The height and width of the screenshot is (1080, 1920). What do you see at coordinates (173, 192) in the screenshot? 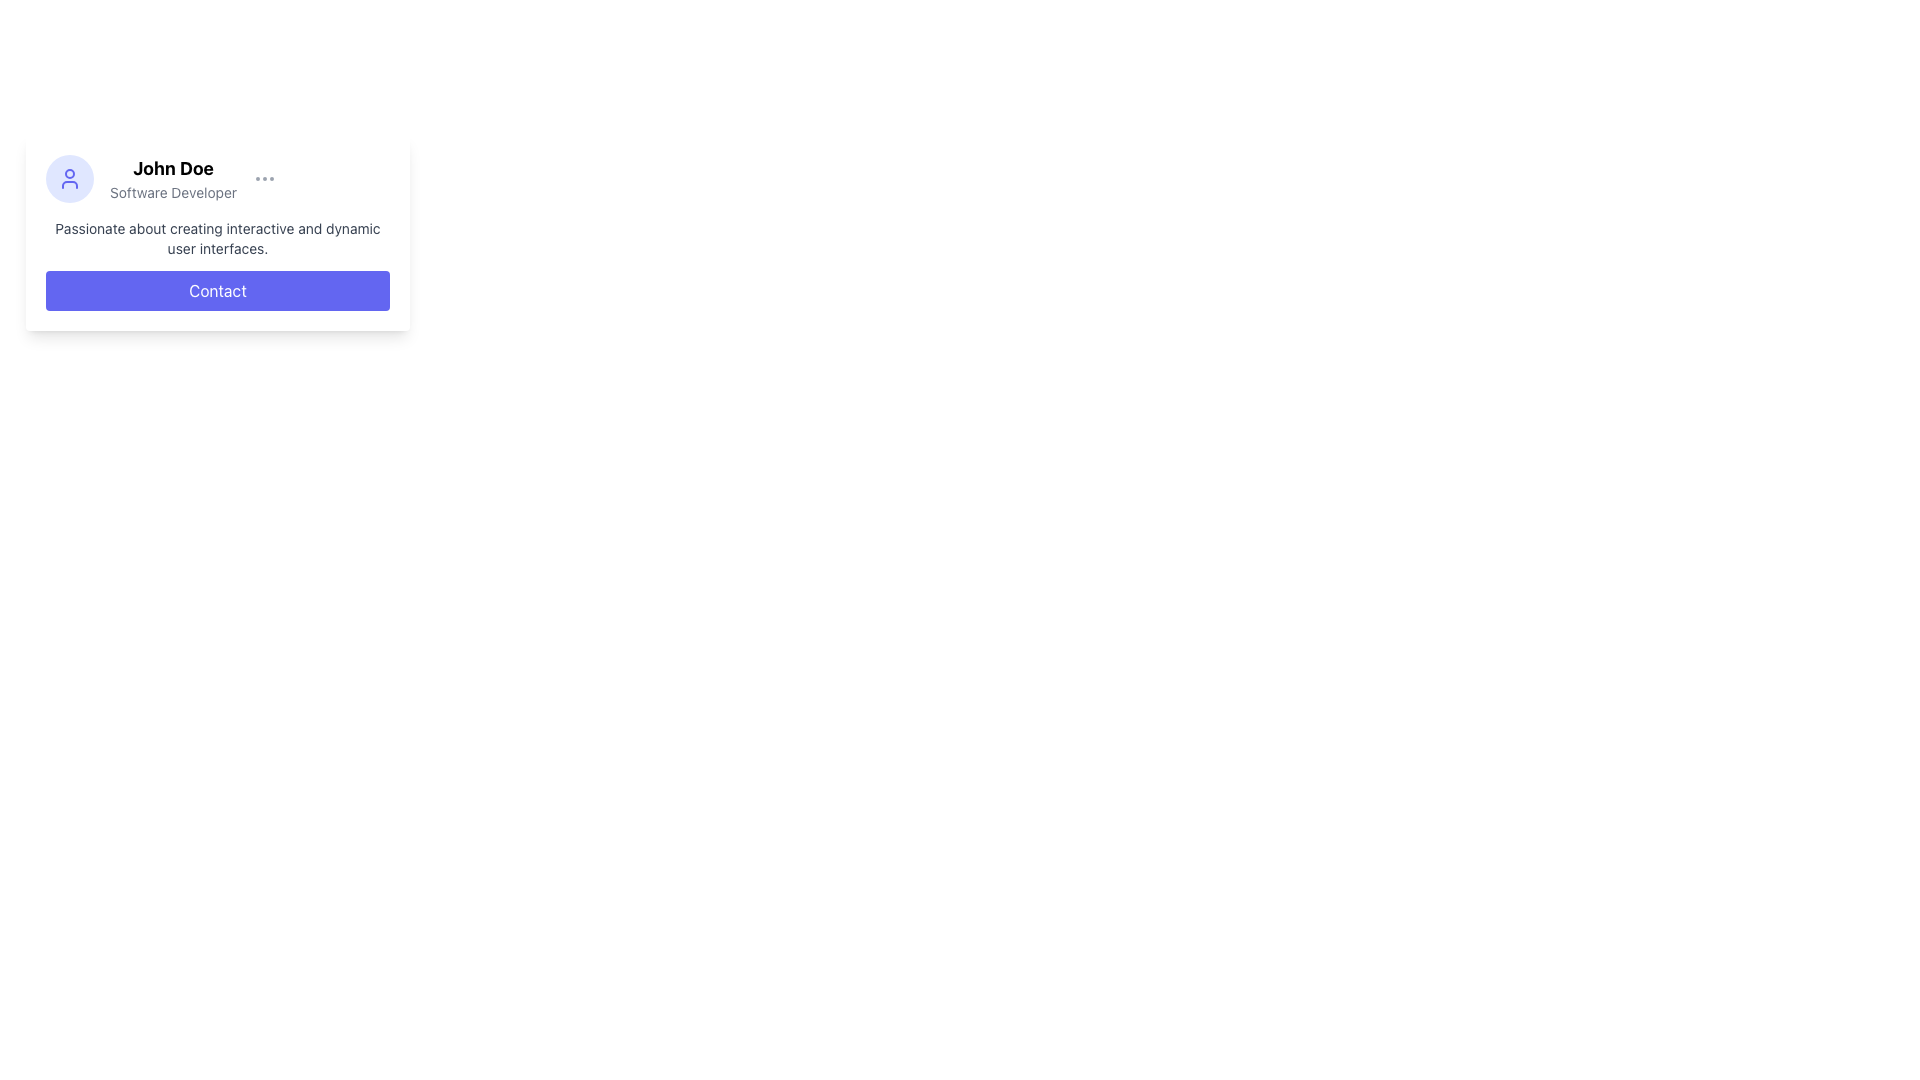
I see `the text label that displays 'Software Developer', which is styled in a smaller font size and lighter gray color, located beneath the name 'John Doe' in a card-like component` at bounding box center [173, 192].